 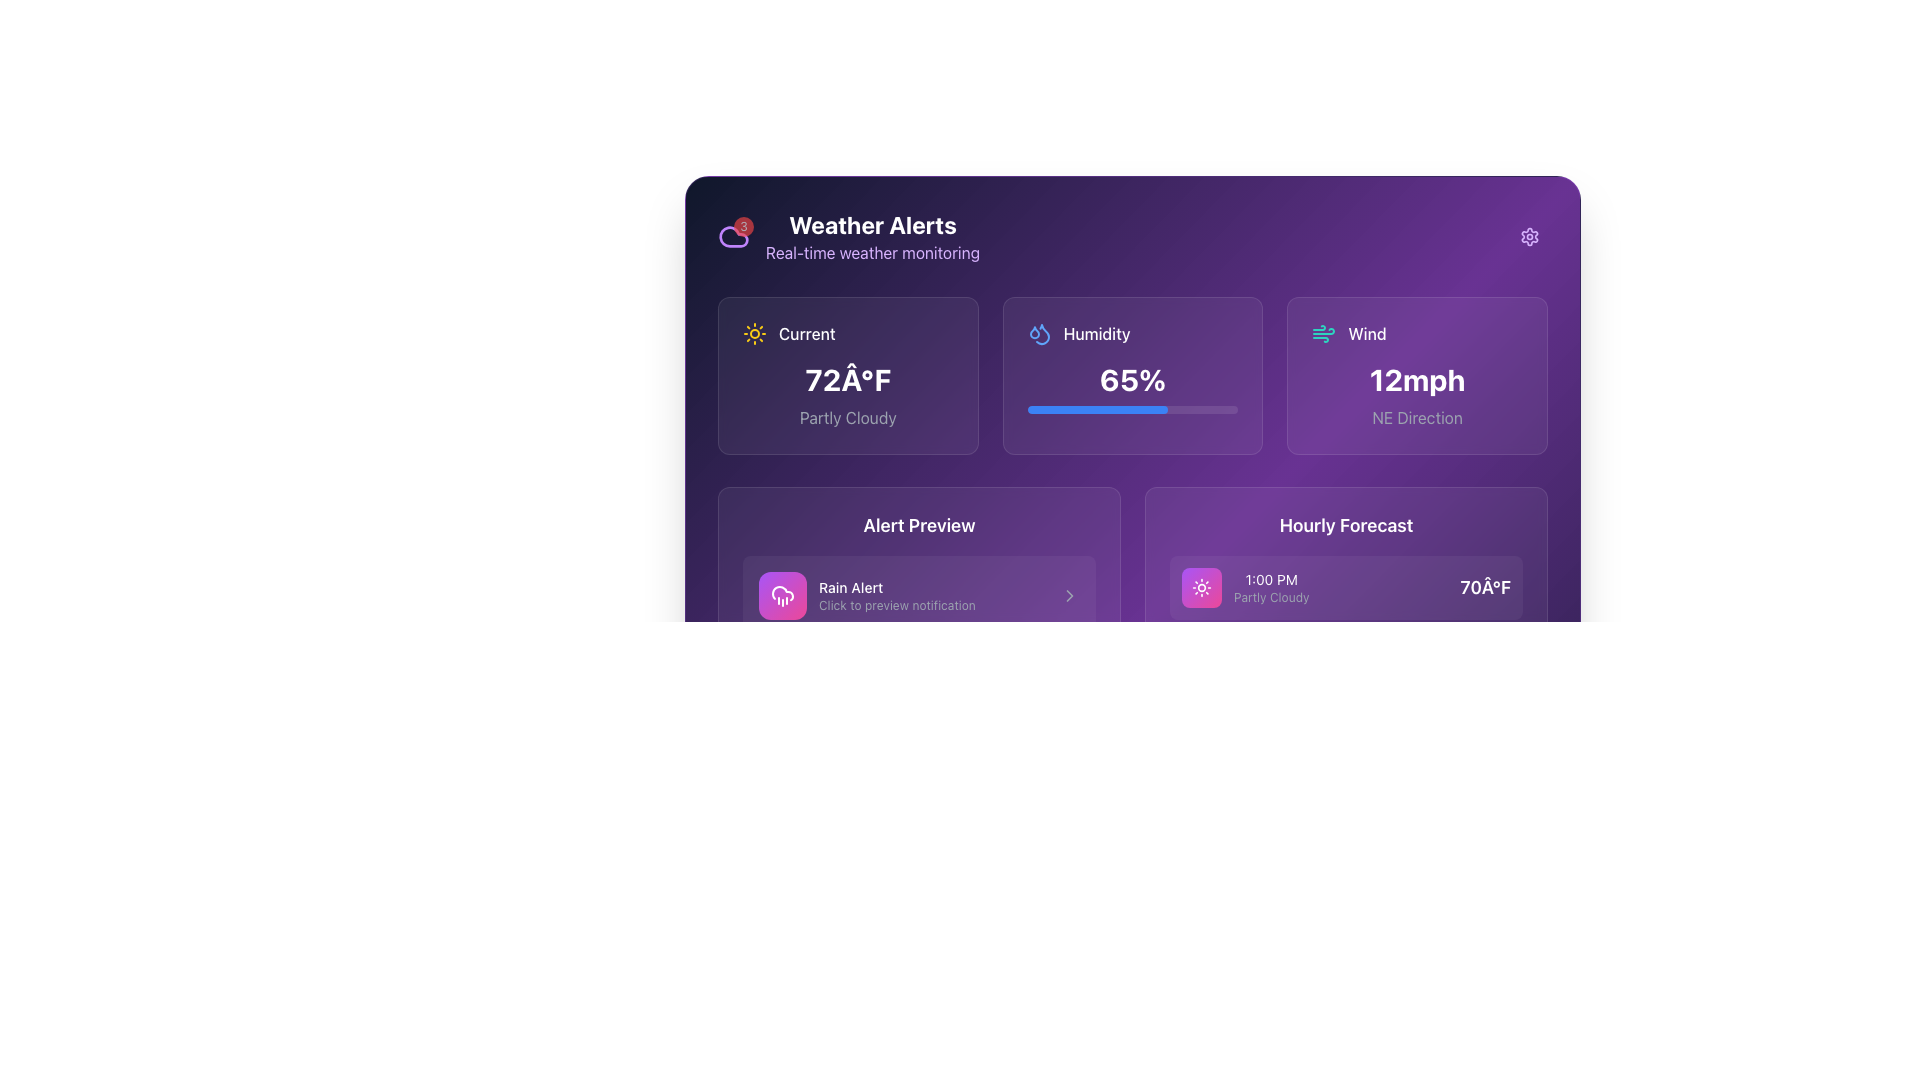 What do you see at coordinates (849, 235) in the screenshot?
I see `the Weather Alerts component, which includes a header with bold white text and a purple cloud icon with a red badge displaying '3'` at bounding box center [849, 235].